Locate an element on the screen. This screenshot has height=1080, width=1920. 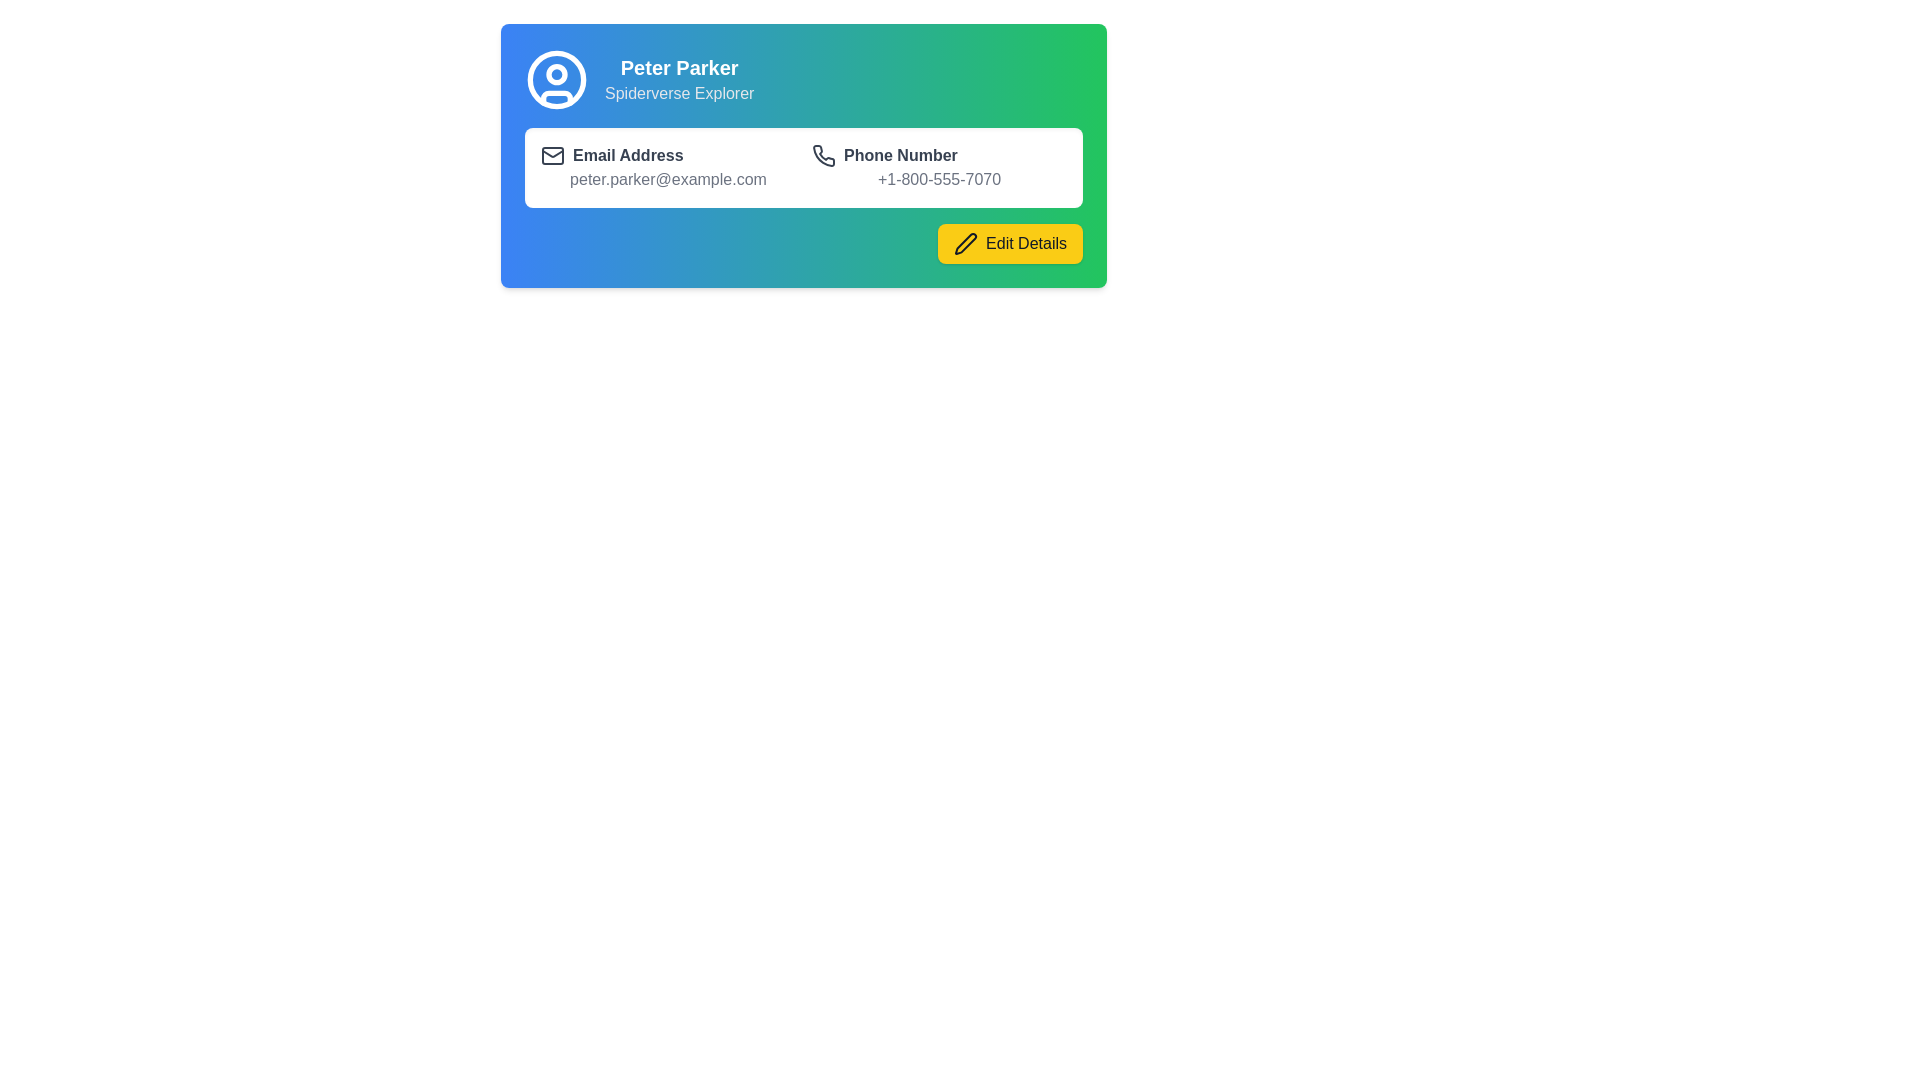
the Text Display element that shows contact information, specifically the phone number, located in the right column adjacent to the Email Address section is located at coordinates (938, 167).